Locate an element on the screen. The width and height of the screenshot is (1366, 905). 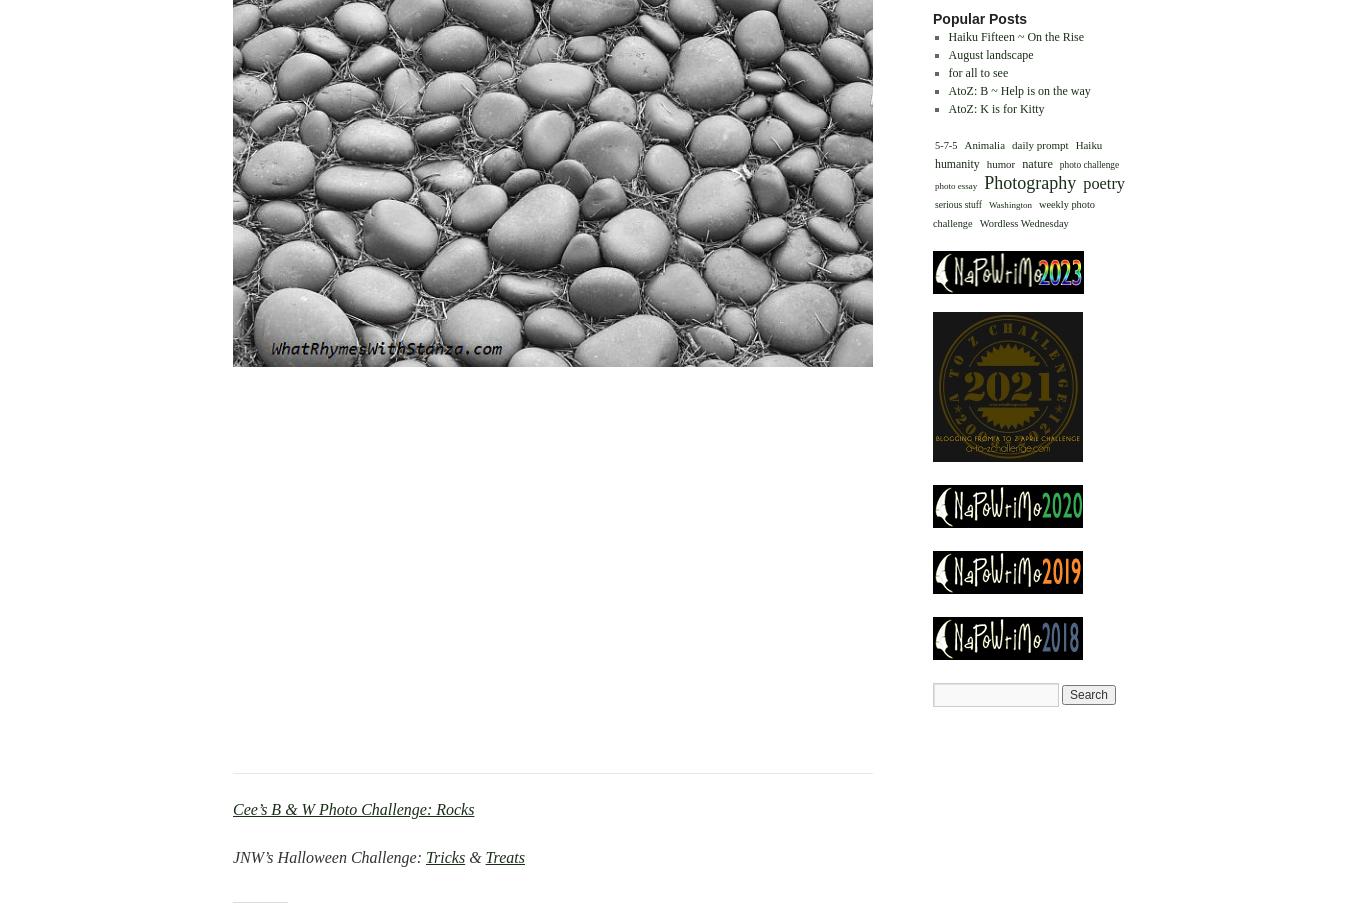
'AtoZ: K is for Kitty' is located at coordinates (995, 106).